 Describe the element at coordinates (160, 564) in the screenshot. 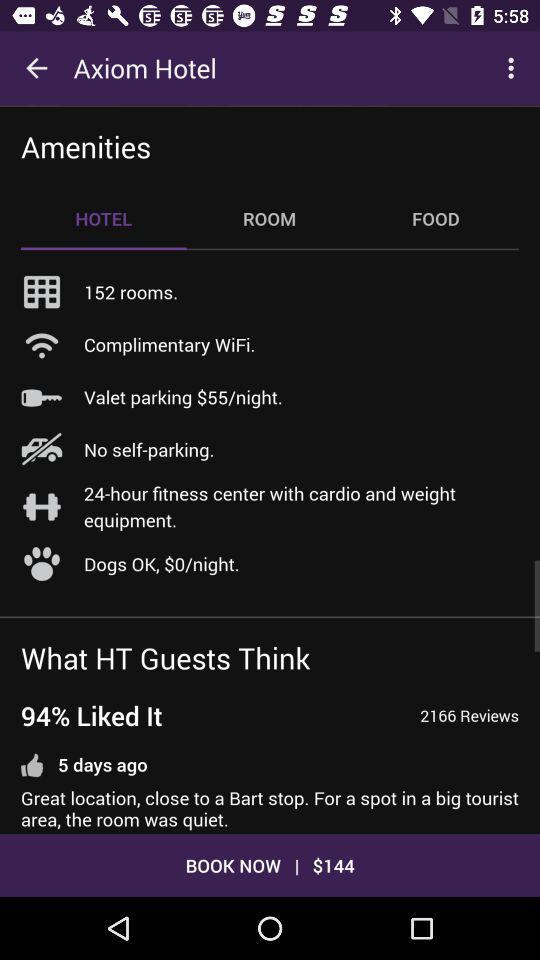

I see `the icon below 24 hour fitness item` at that location.